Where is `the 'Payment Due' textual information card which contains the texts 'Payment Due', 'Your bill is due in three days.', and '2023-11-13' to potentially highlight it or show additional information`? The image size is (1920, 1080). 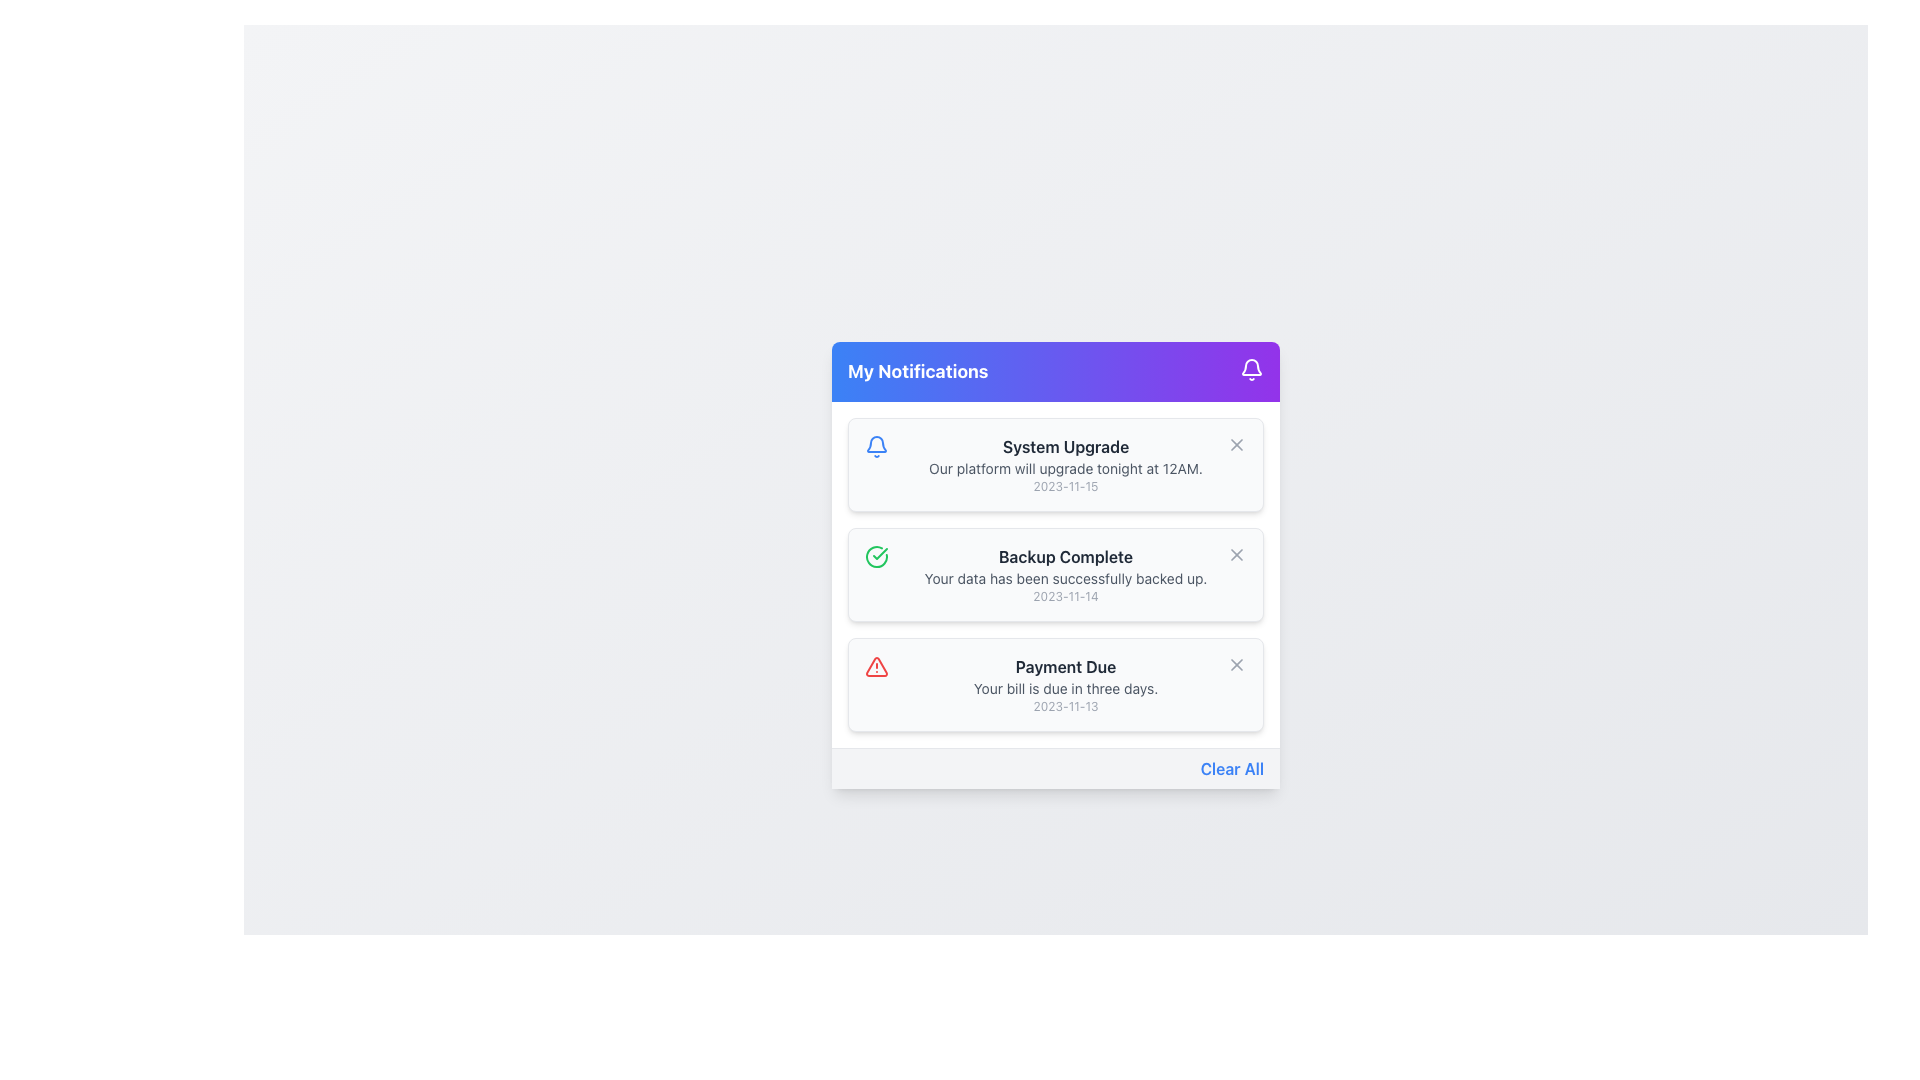 the 'Payment Due' textual information card which contains the texts 'Payment Due', 'Your bill is due in three days.', and '2023-11-13' to potentially highlight it or show additional information is located at coordinates (1064, 682).